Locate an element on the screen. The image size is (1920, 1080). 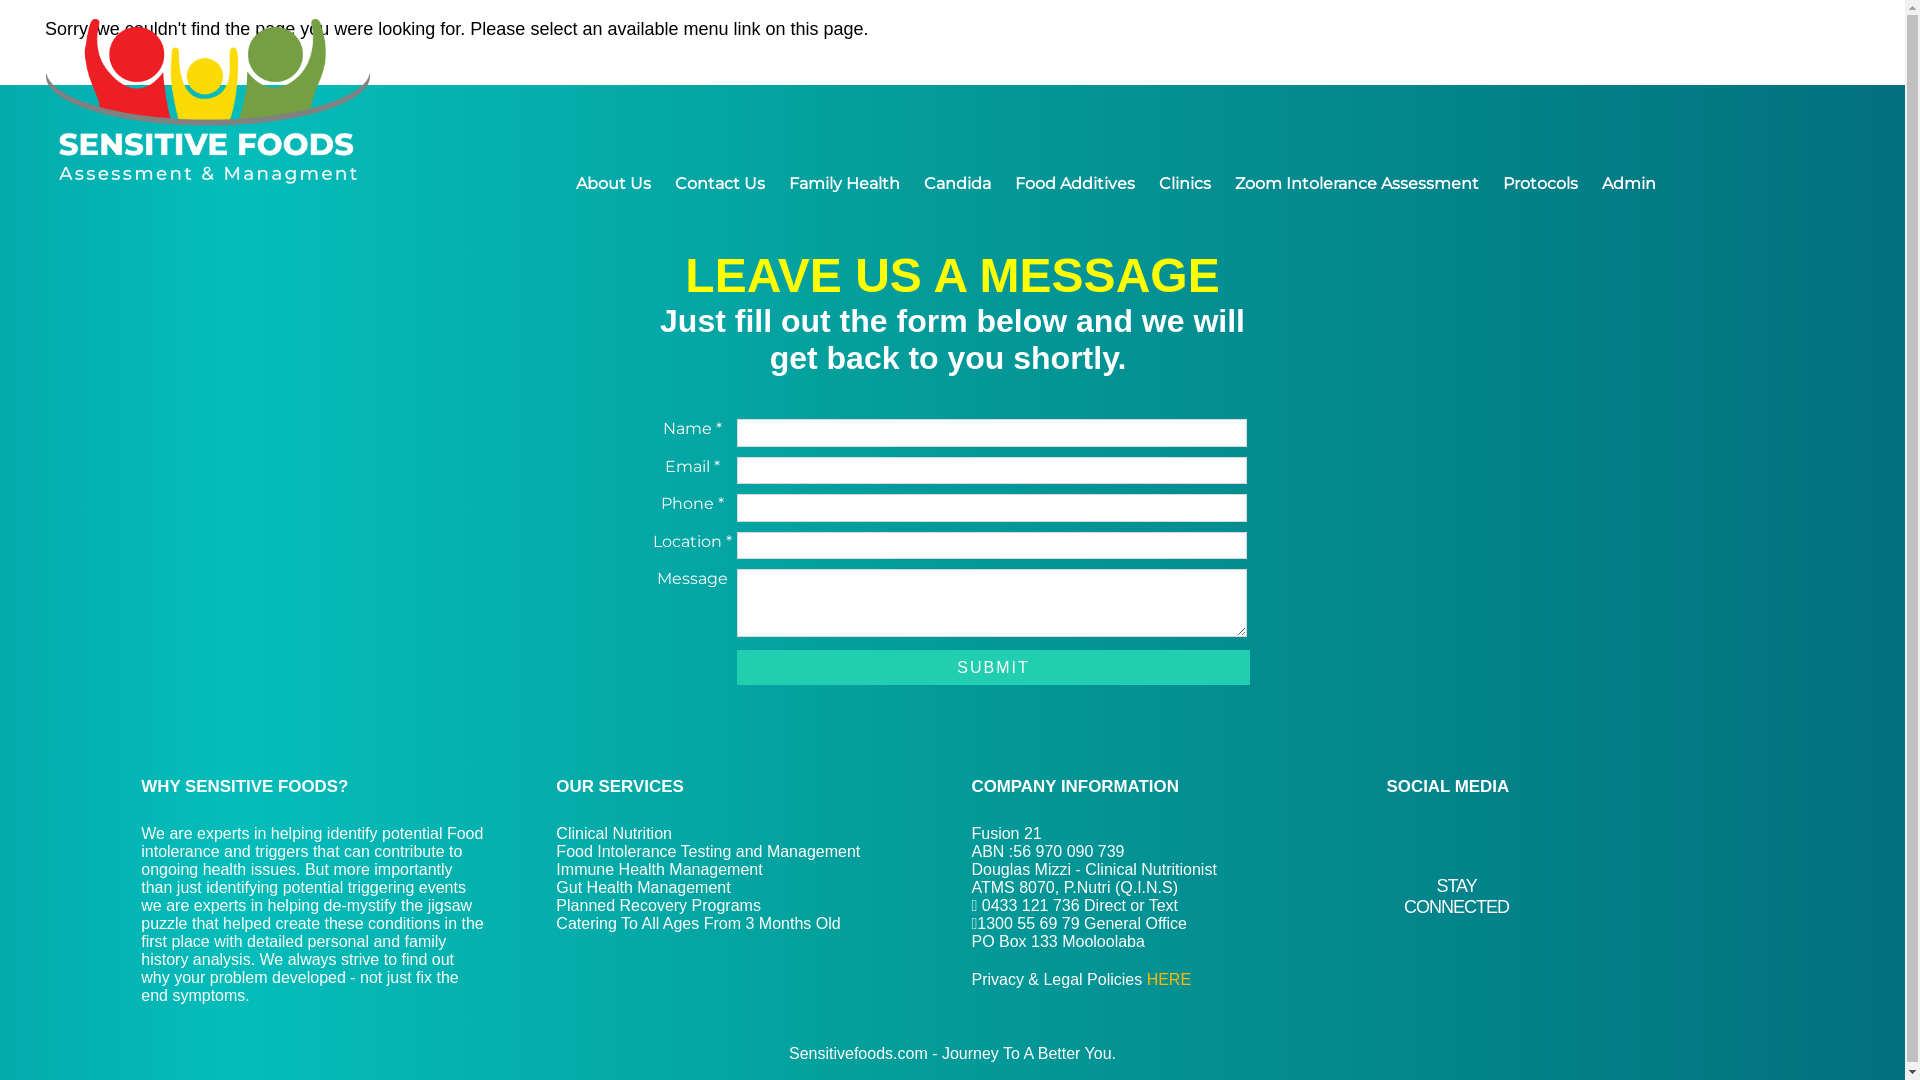
'Protocols' is located at coordinates (1539, 183).